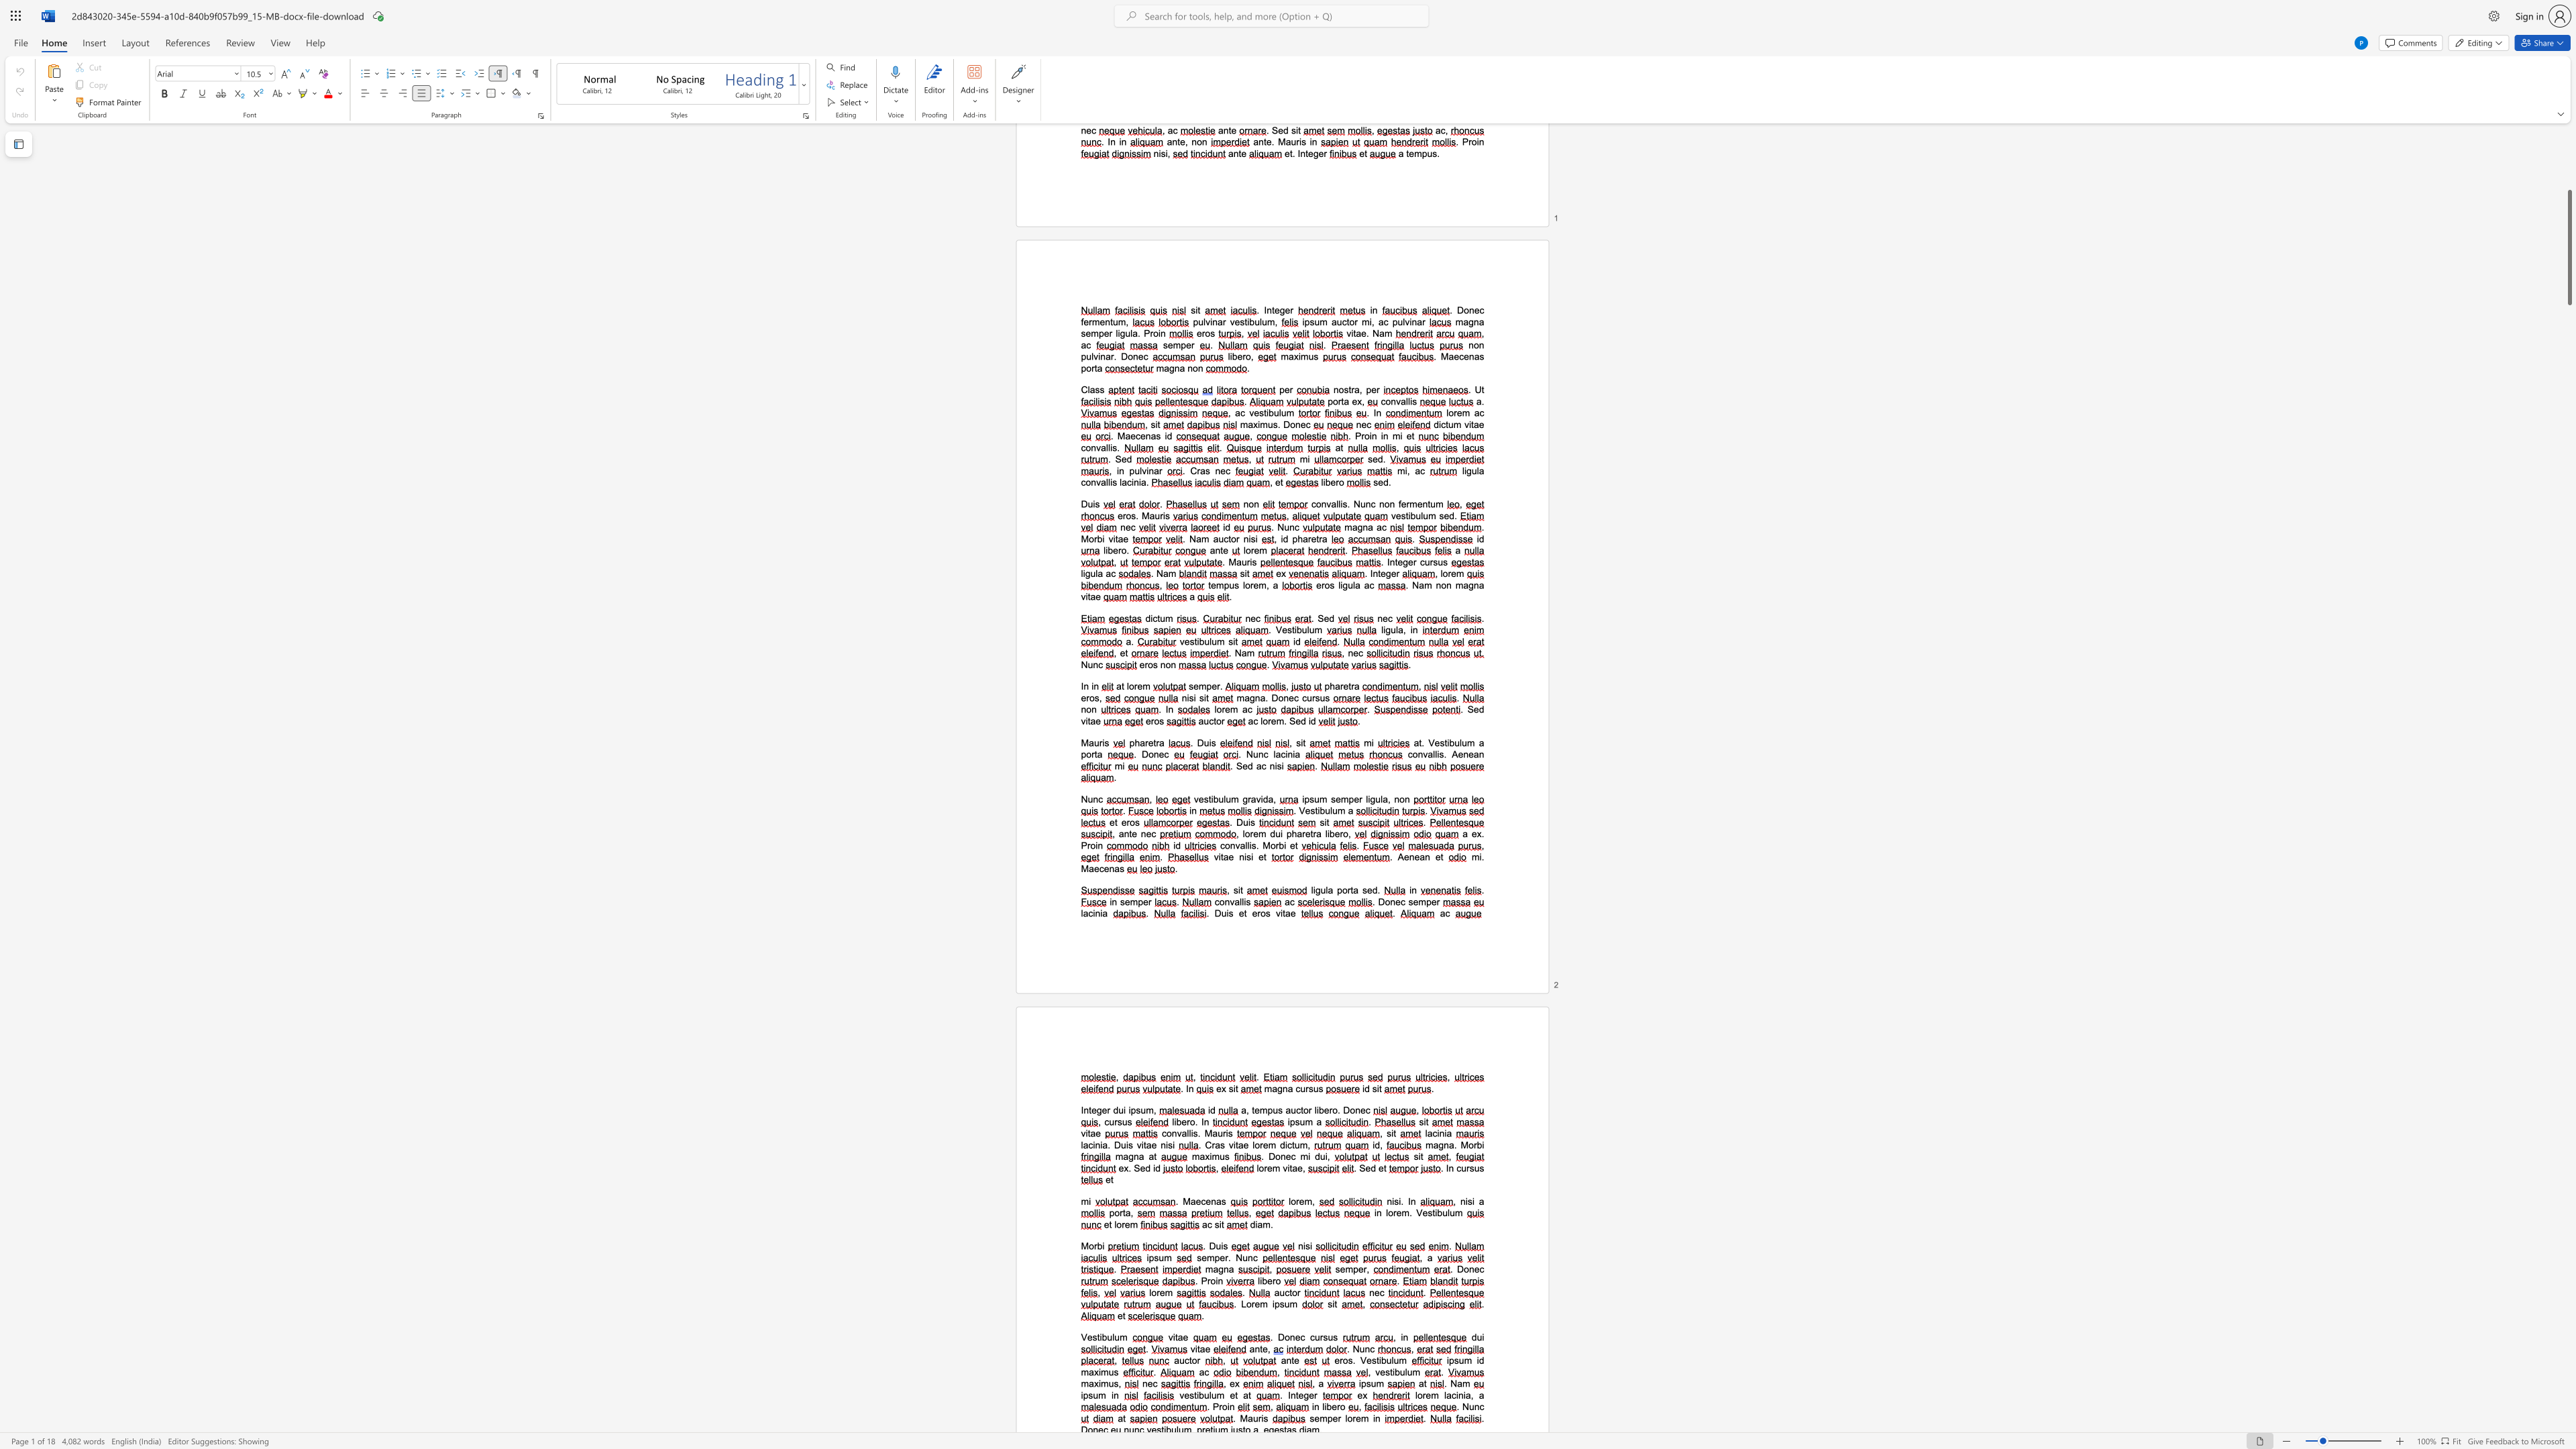 This screenshot has height=1449, width=2576. What do you see at coordinates (1473, 1167) in the screenshot?
I see `the space between the continuous character "s" and "u" in the text` at bounding box center [1473, 1167].